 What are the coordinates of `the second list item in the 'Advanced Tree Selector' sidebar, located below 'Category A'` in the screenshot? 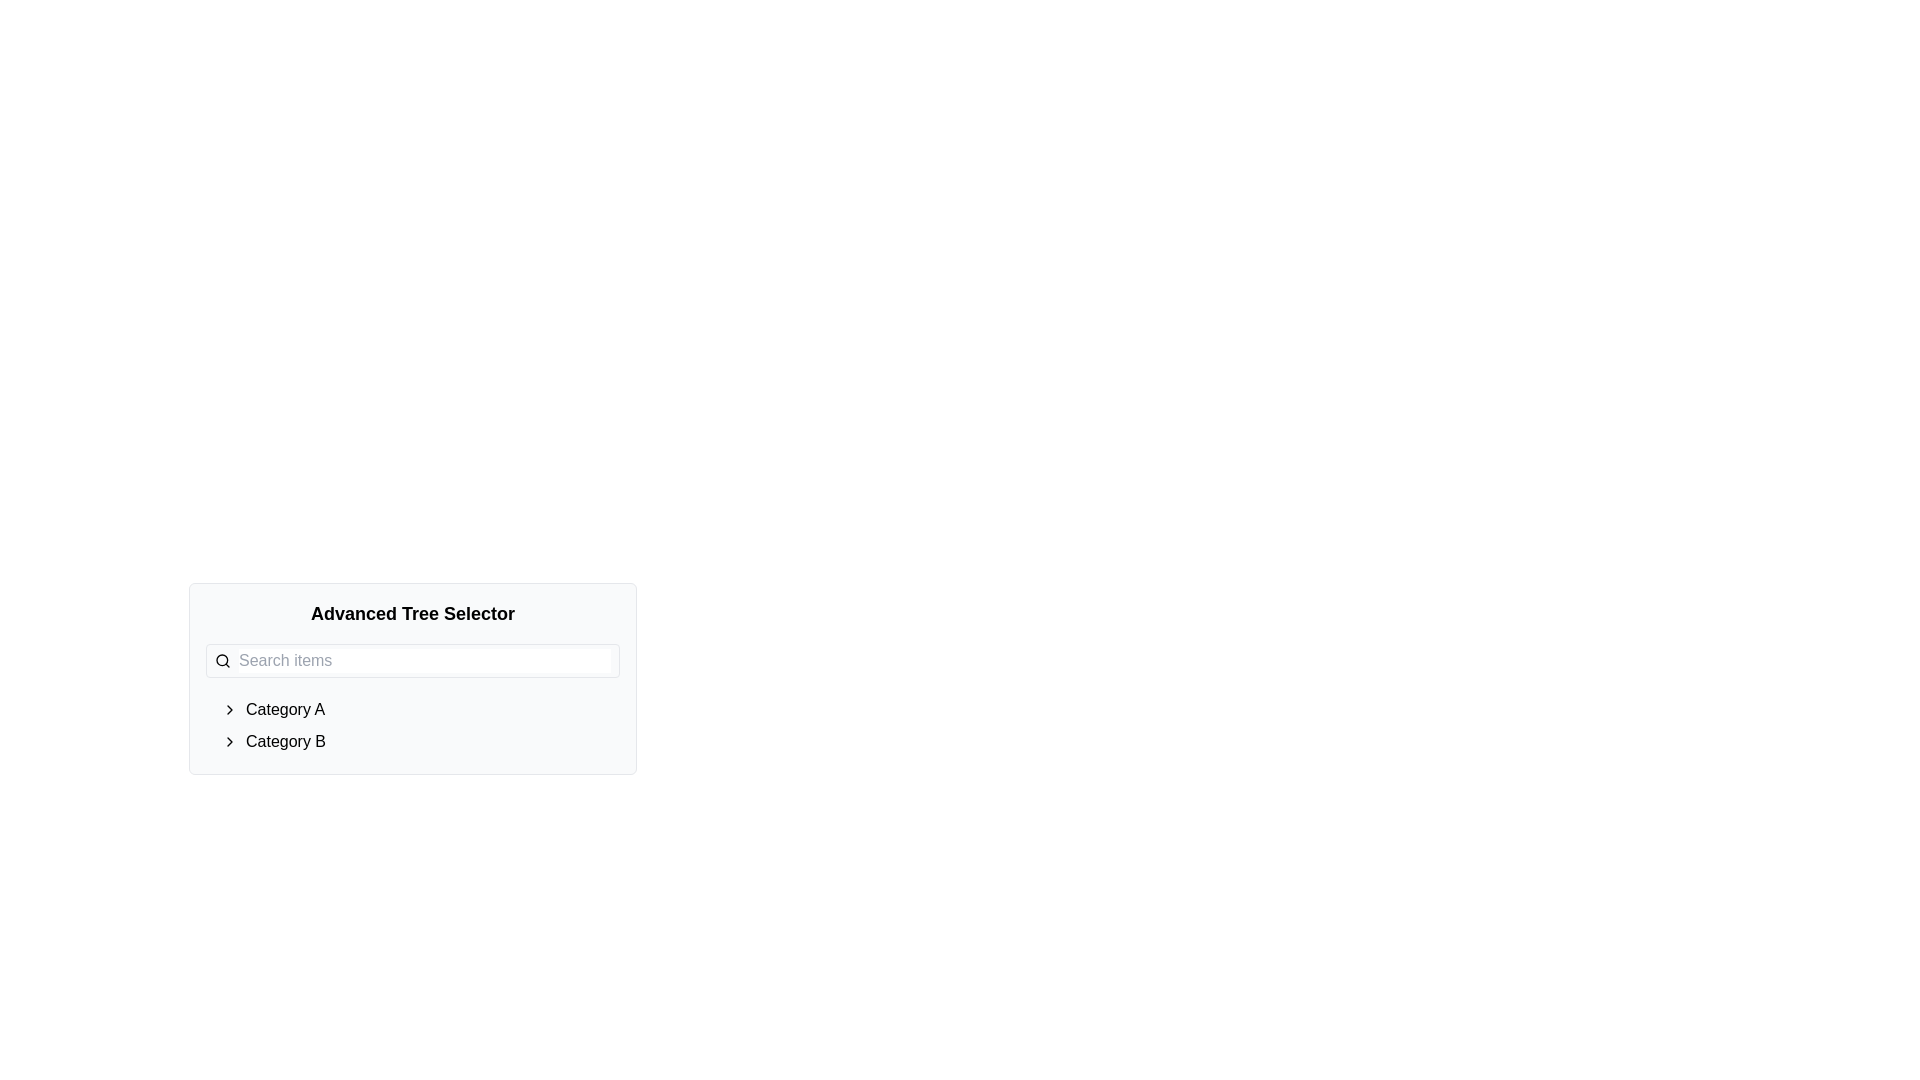 It's located at (420, 741).